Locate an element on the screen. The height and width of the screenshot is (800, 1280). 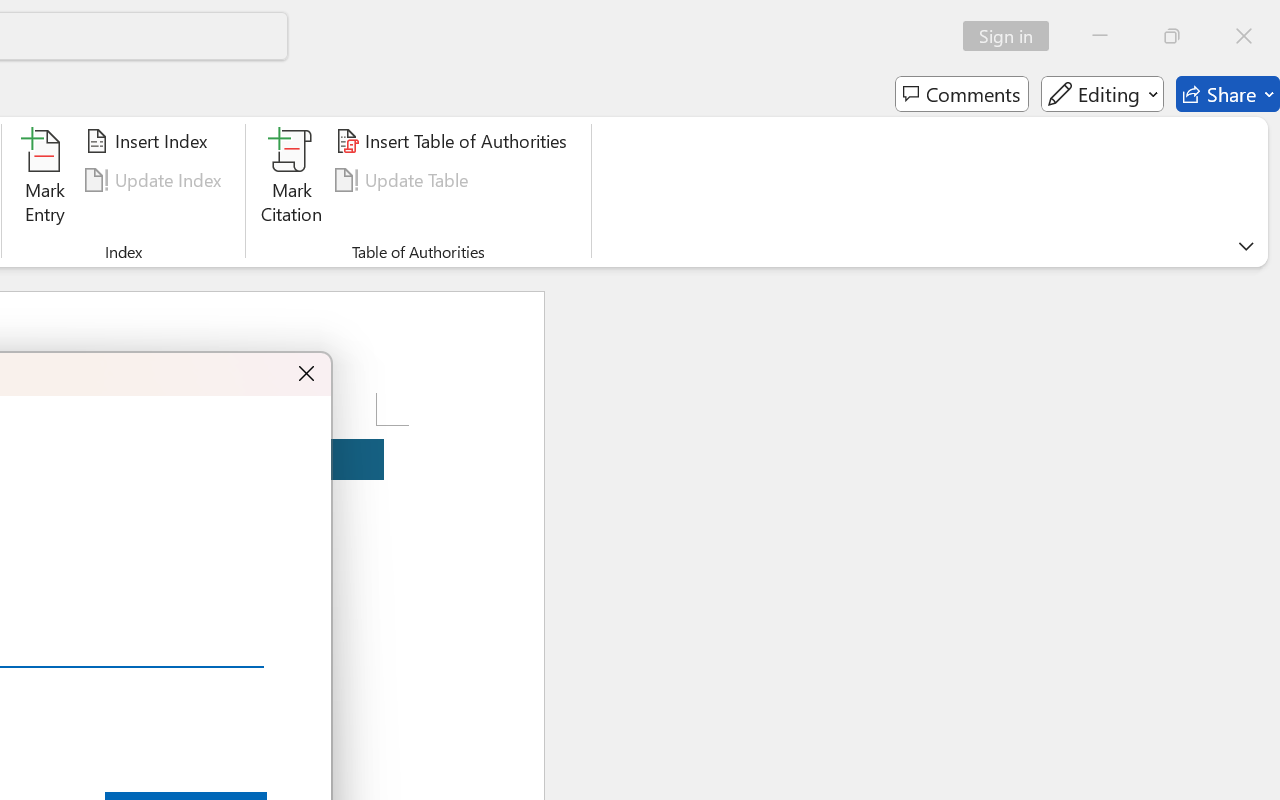
'Mark Citation...' is located at coordinates (291, 179).